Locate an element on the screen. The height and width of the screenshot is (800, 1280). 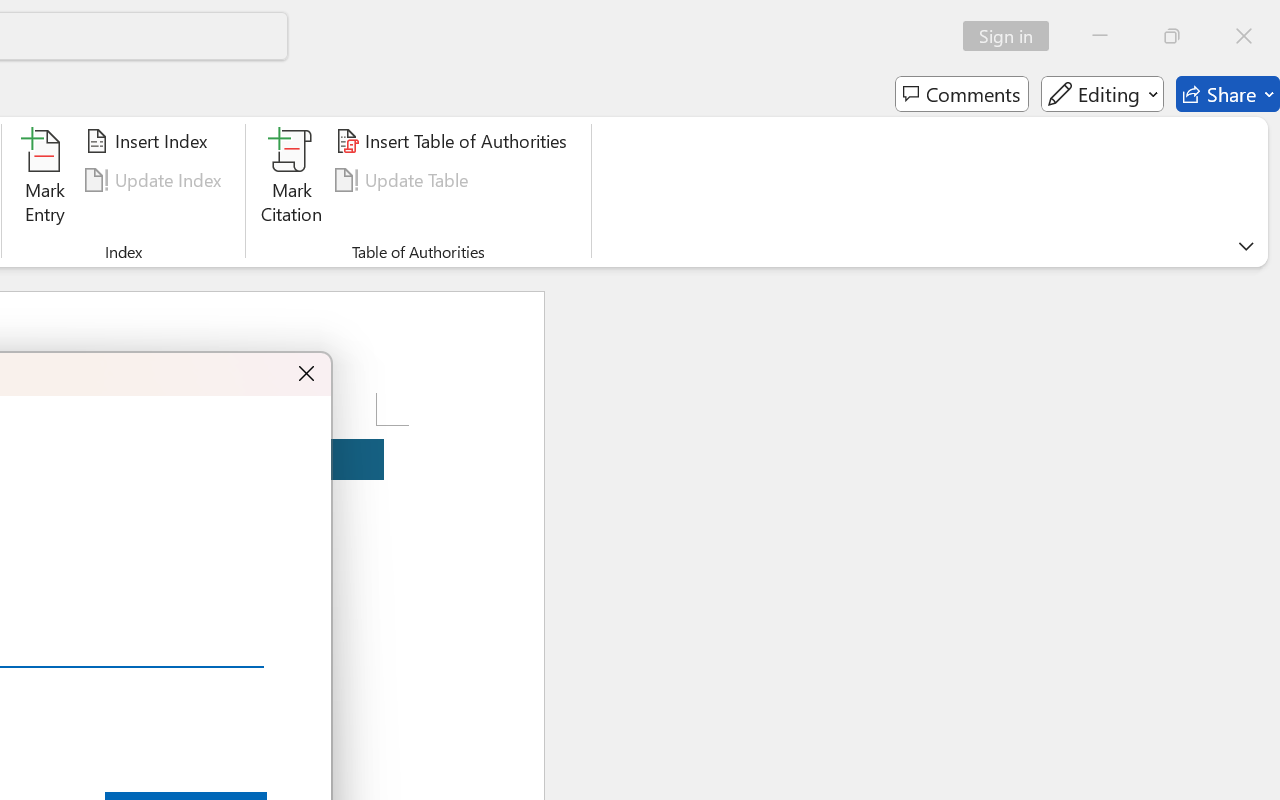
'Mark Citation...' is located at coordinates (291, 179).